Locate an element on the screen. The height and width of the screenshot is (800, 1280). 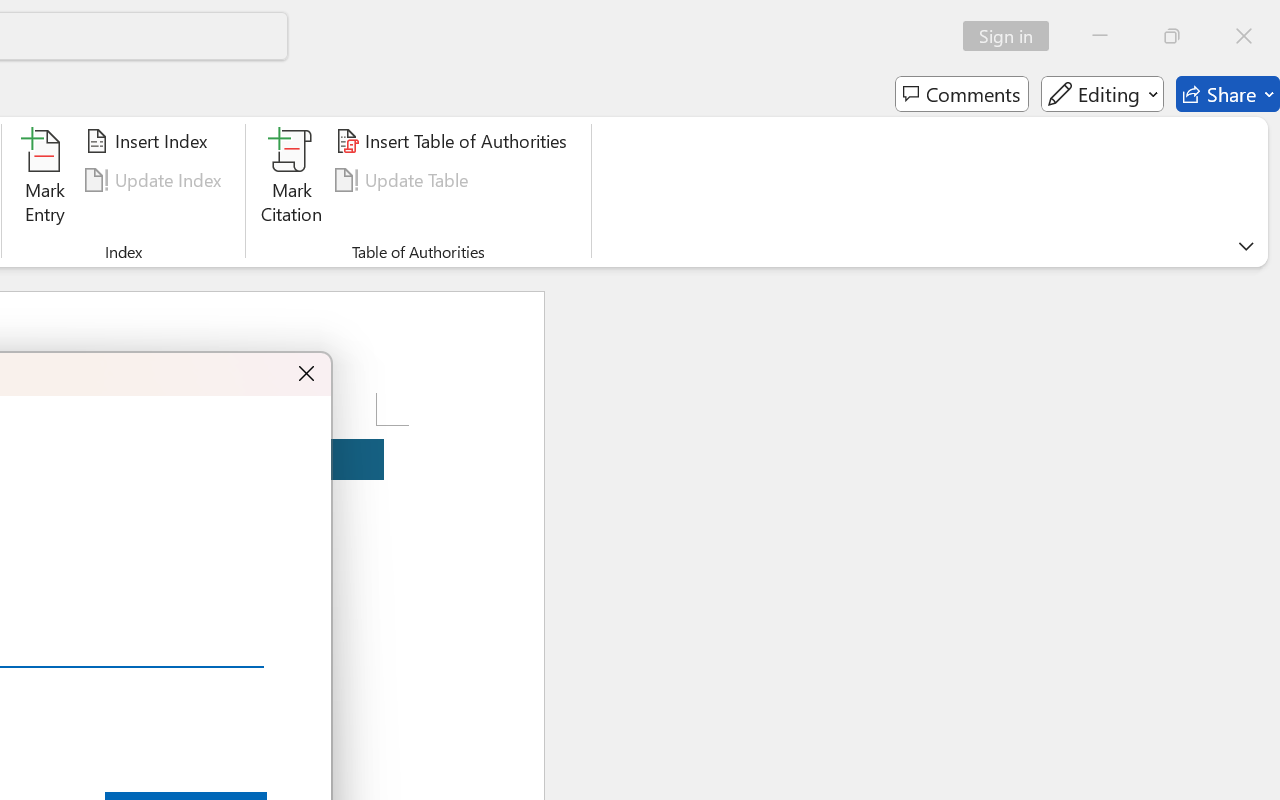
'Mark Citation...' is located at coordinates (291, 179).